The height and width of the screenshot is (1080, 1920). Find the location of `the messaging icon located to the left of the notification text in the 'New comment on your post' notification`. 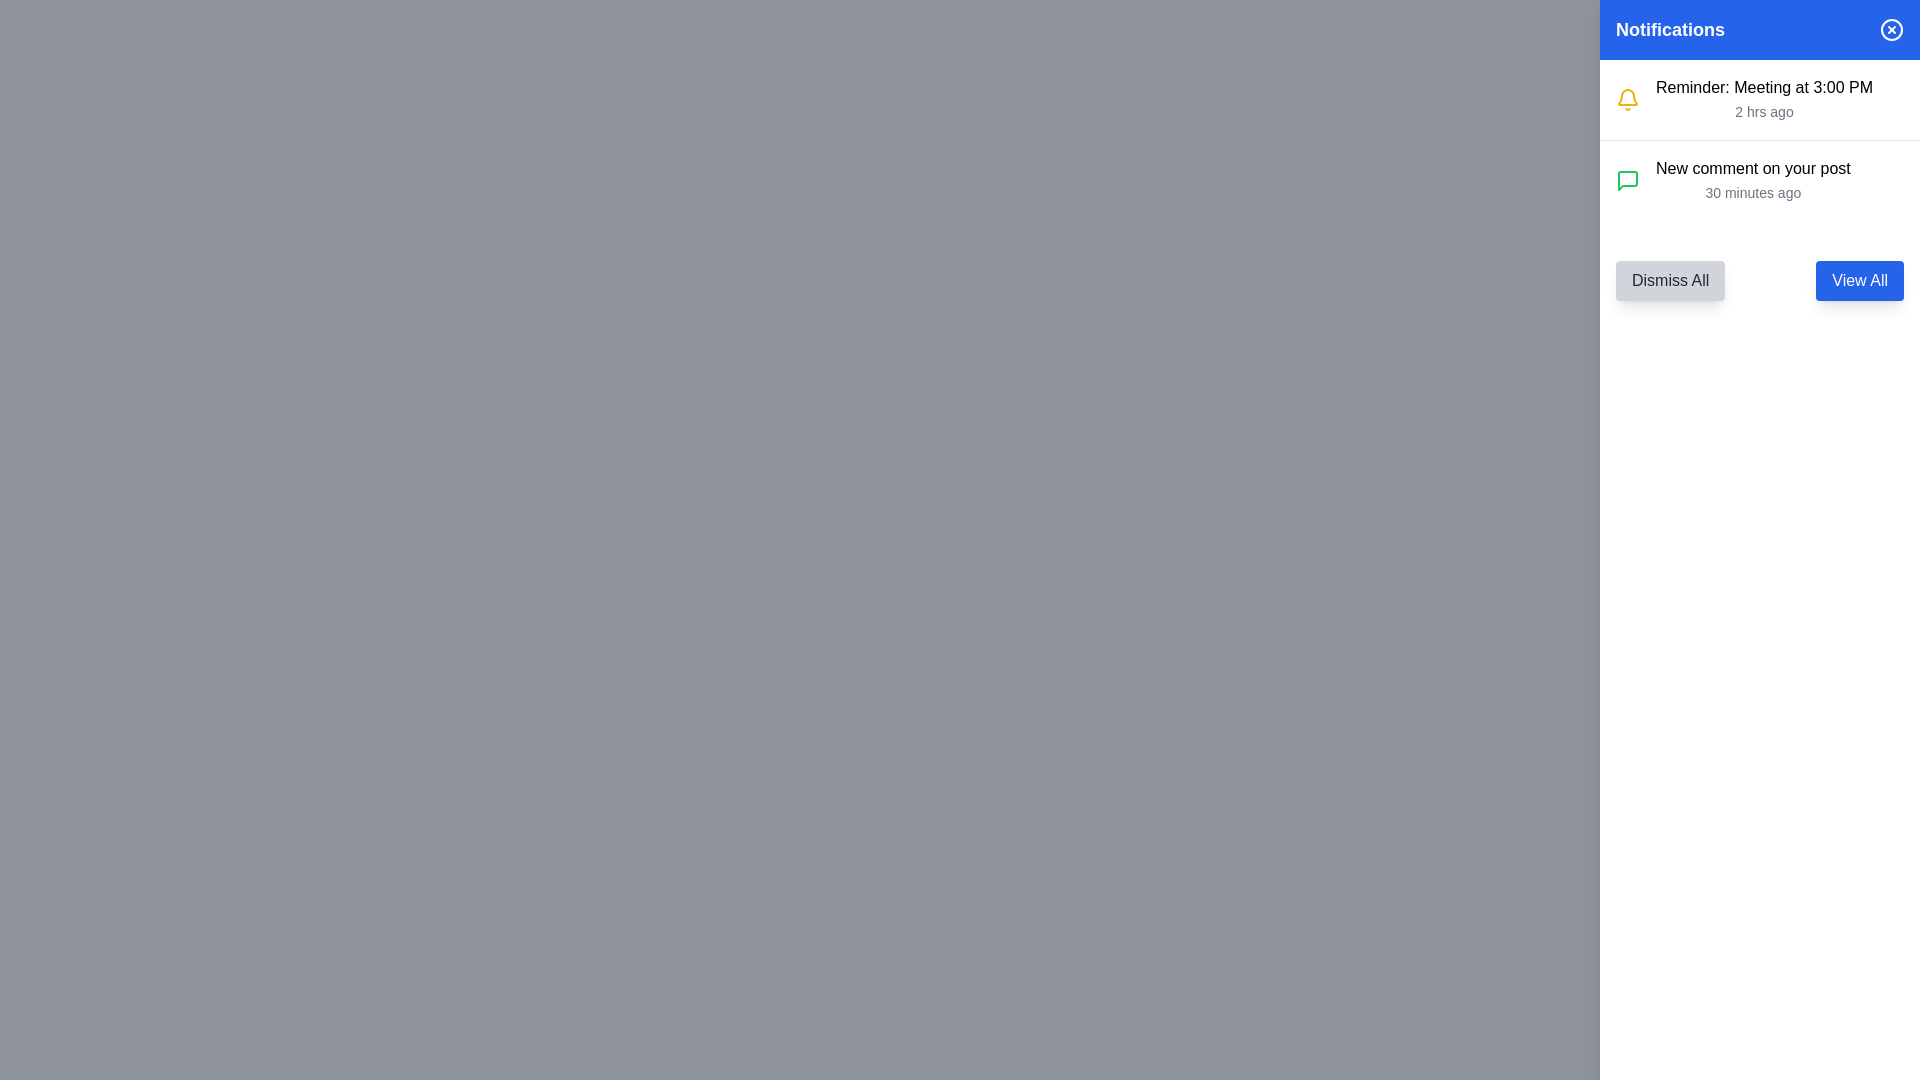

the messaging icon located to the left of the notification text in the 'New comment on your post' notification is located at coordinates (1627, 181).